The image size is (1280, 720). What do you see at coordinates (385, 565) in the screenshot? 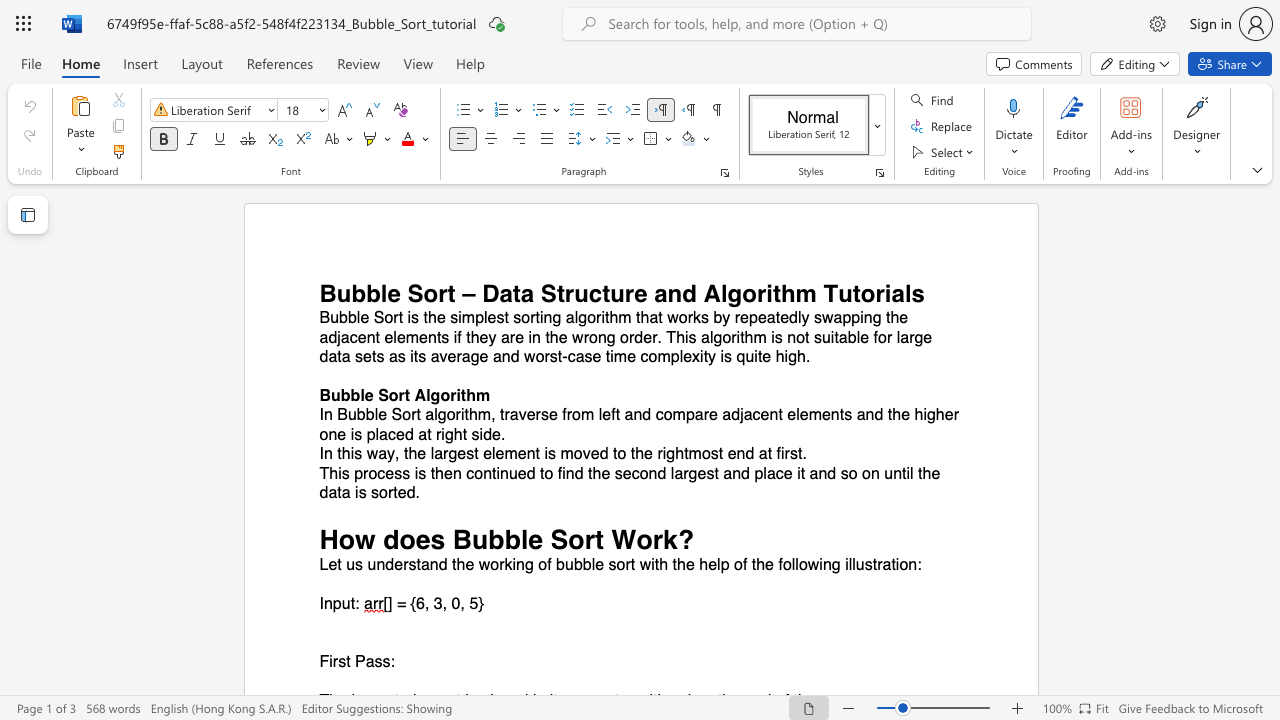
I see `the subset text "derstand the workin" within the text "Let us understand the working of bubble sort with the help of the following illustration:"` at bounding box center [385, 565].